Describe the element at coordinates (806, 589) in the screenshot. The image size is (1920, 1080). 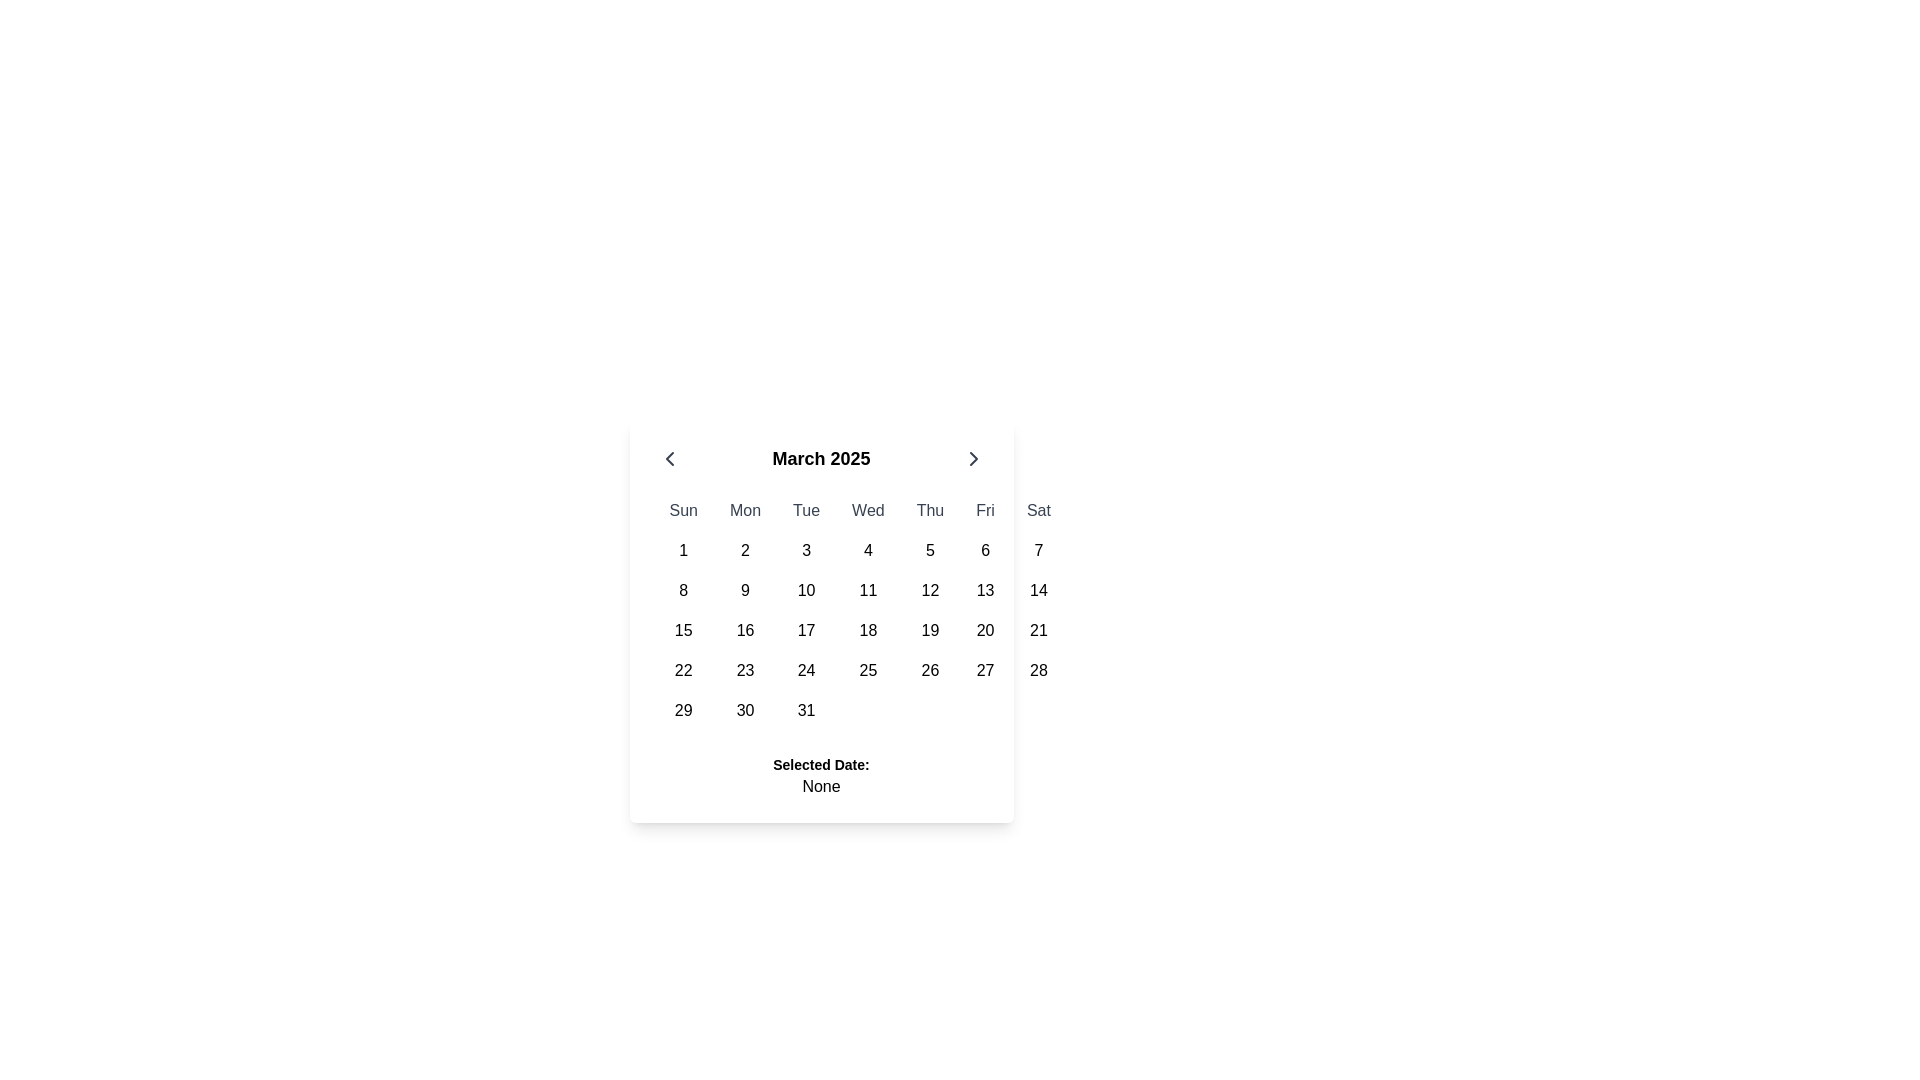
I see `the calendar day grid cell displaying the number '10'` at that location.